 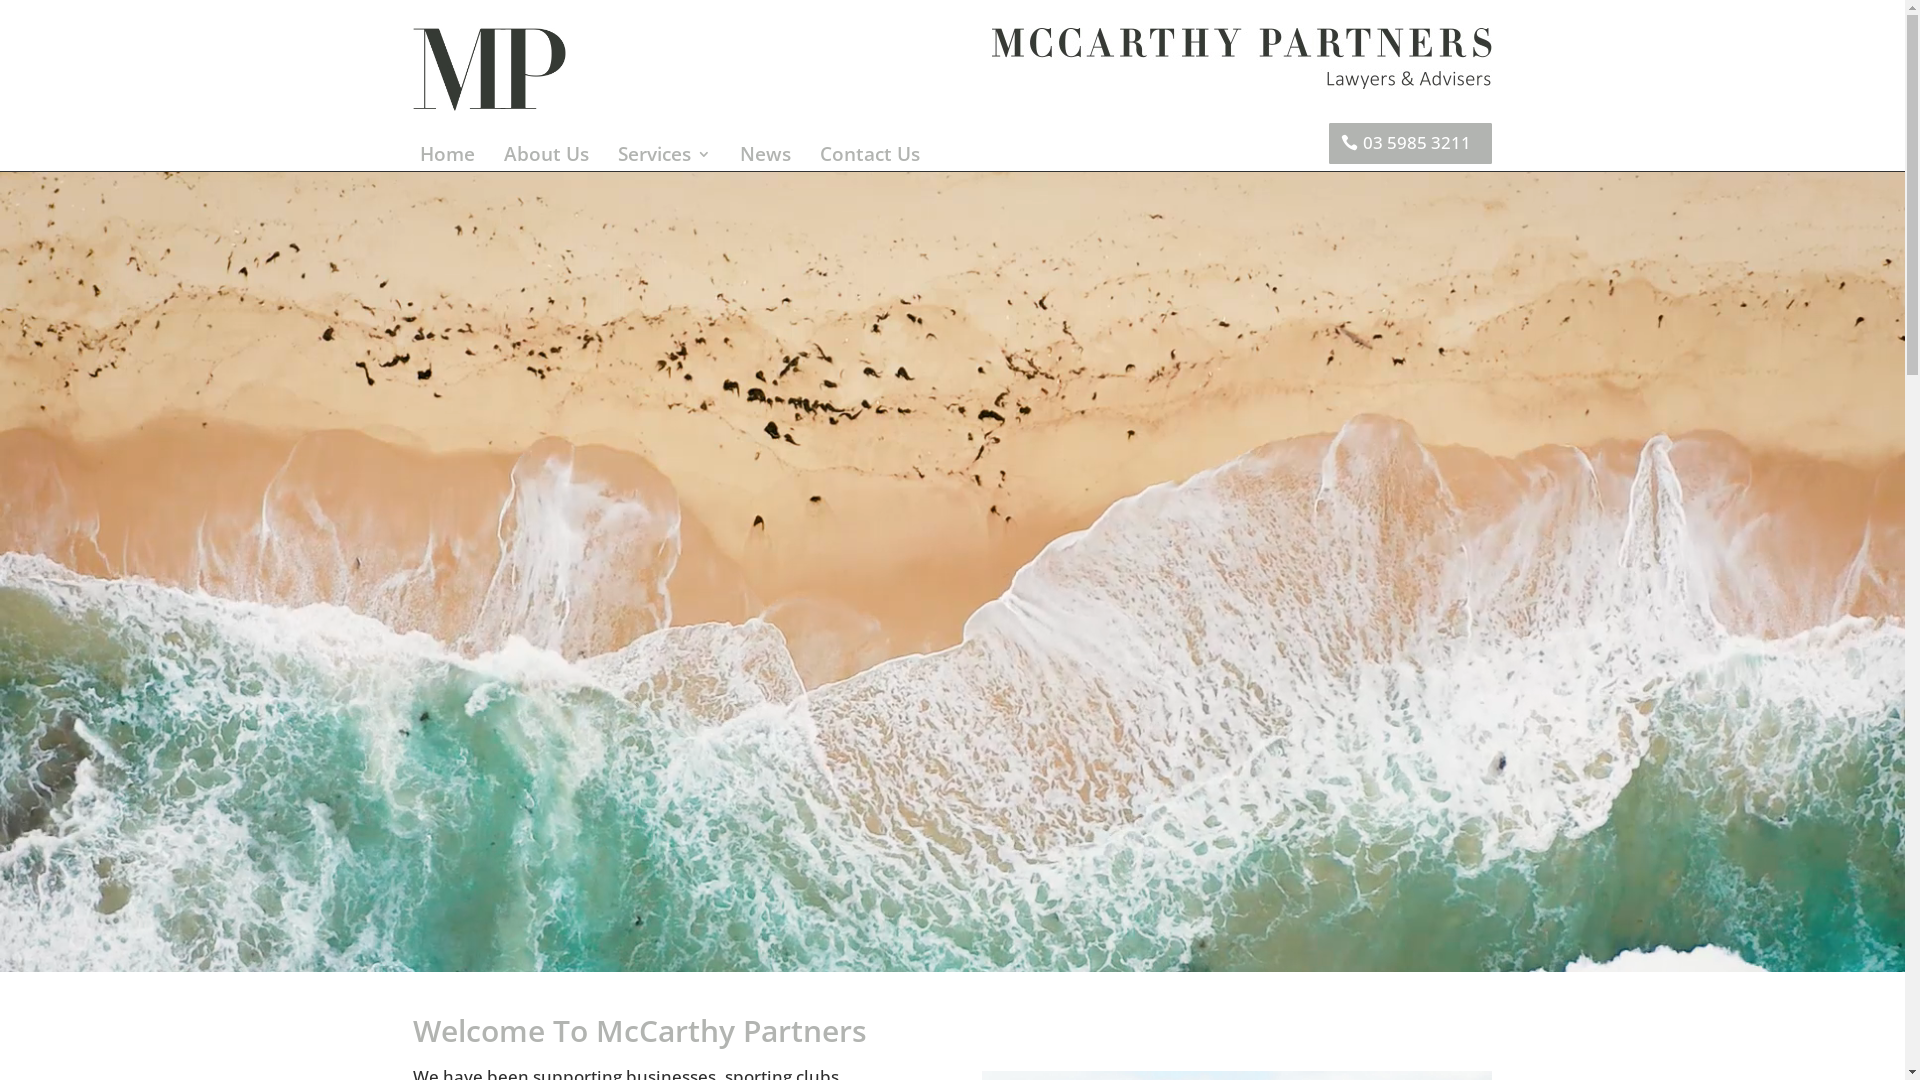 What do you see at coordinates (664, 157) in the screenshot?
I see `'Services'` at bounding box center [664, 157].